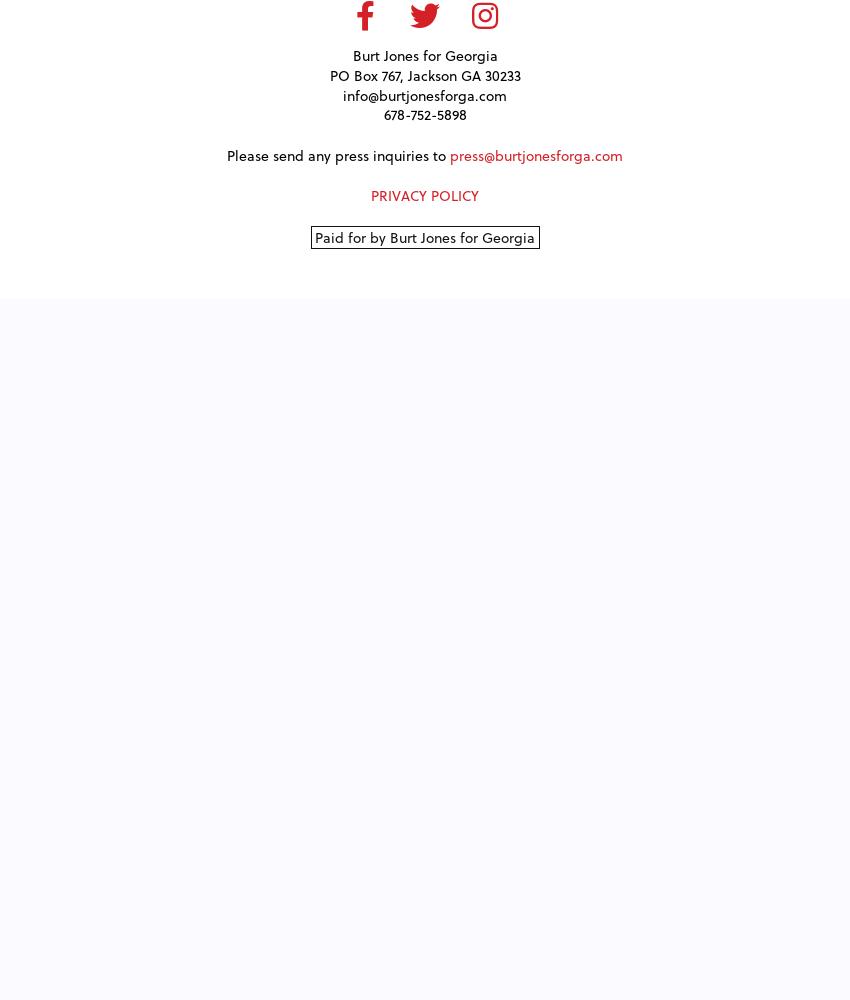  What do you see at coordinates (425, 93) in the screenshot?
I see `'info@burtjonesforga.com'` at bounding box center [425, 93].